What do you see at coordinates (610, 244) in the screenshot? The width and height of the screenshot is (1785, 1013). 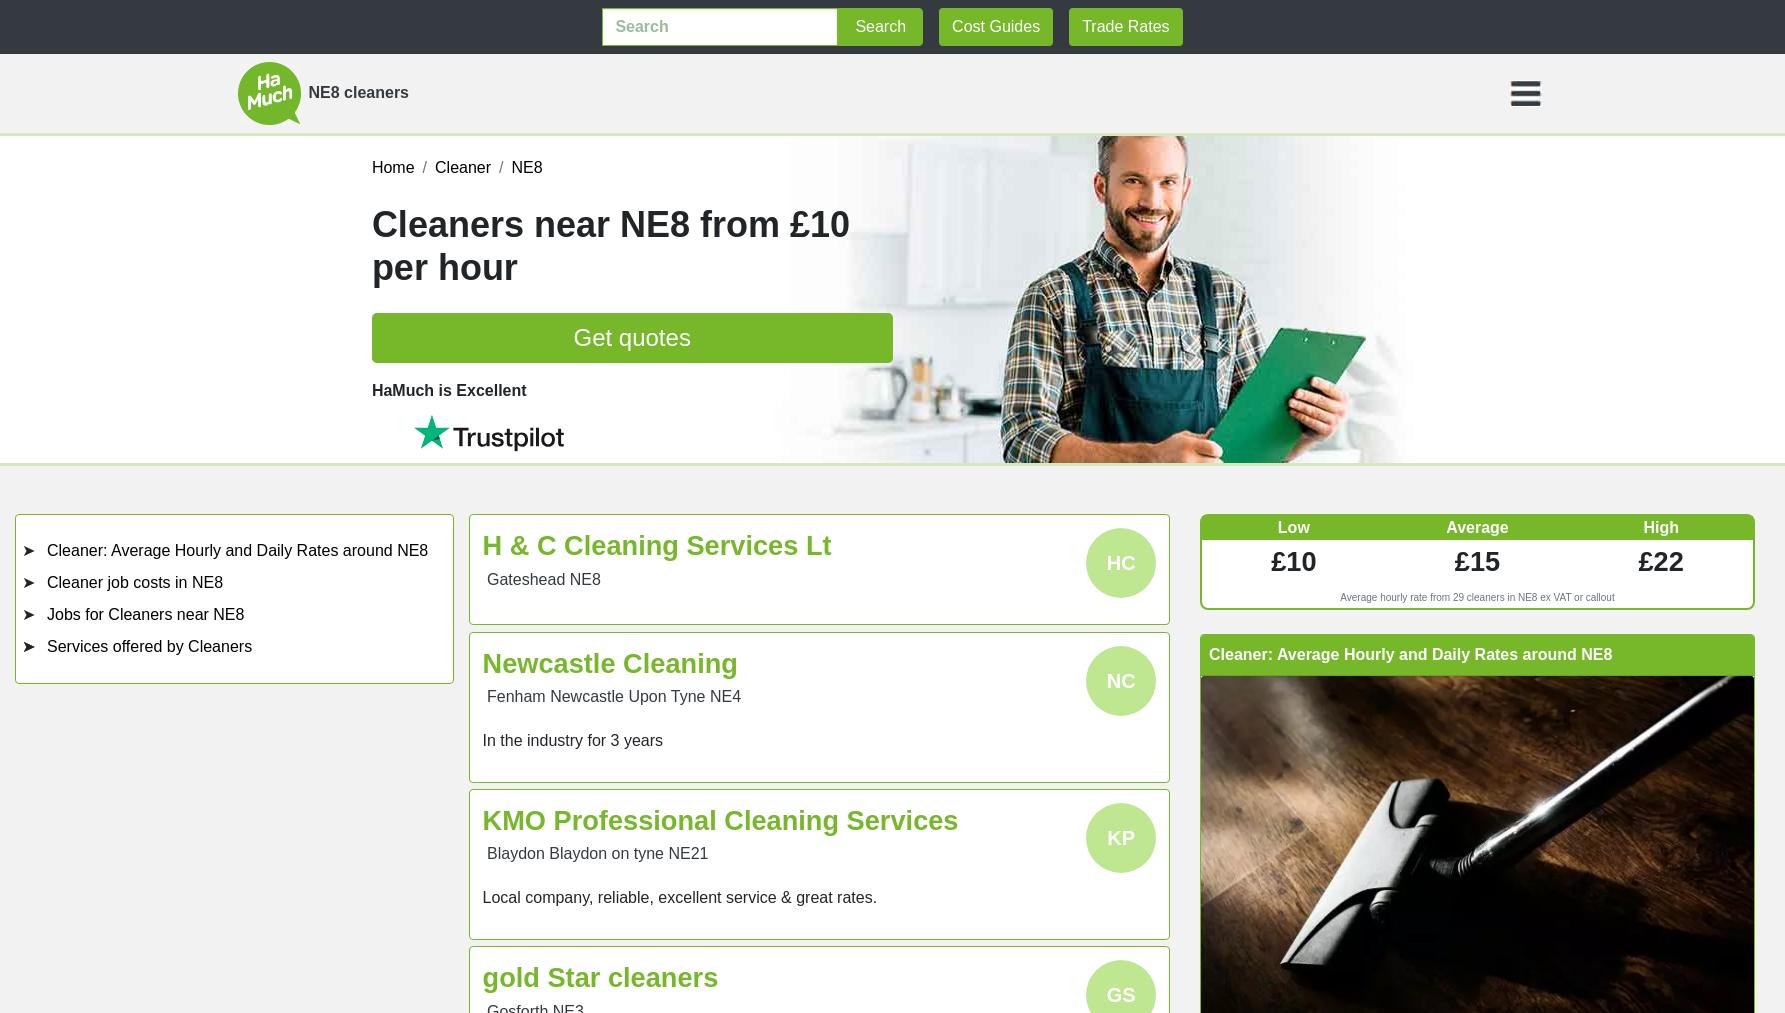 I see `'Cleaners near NE8 from £10 per hour'` at bounding box center [610, 244].